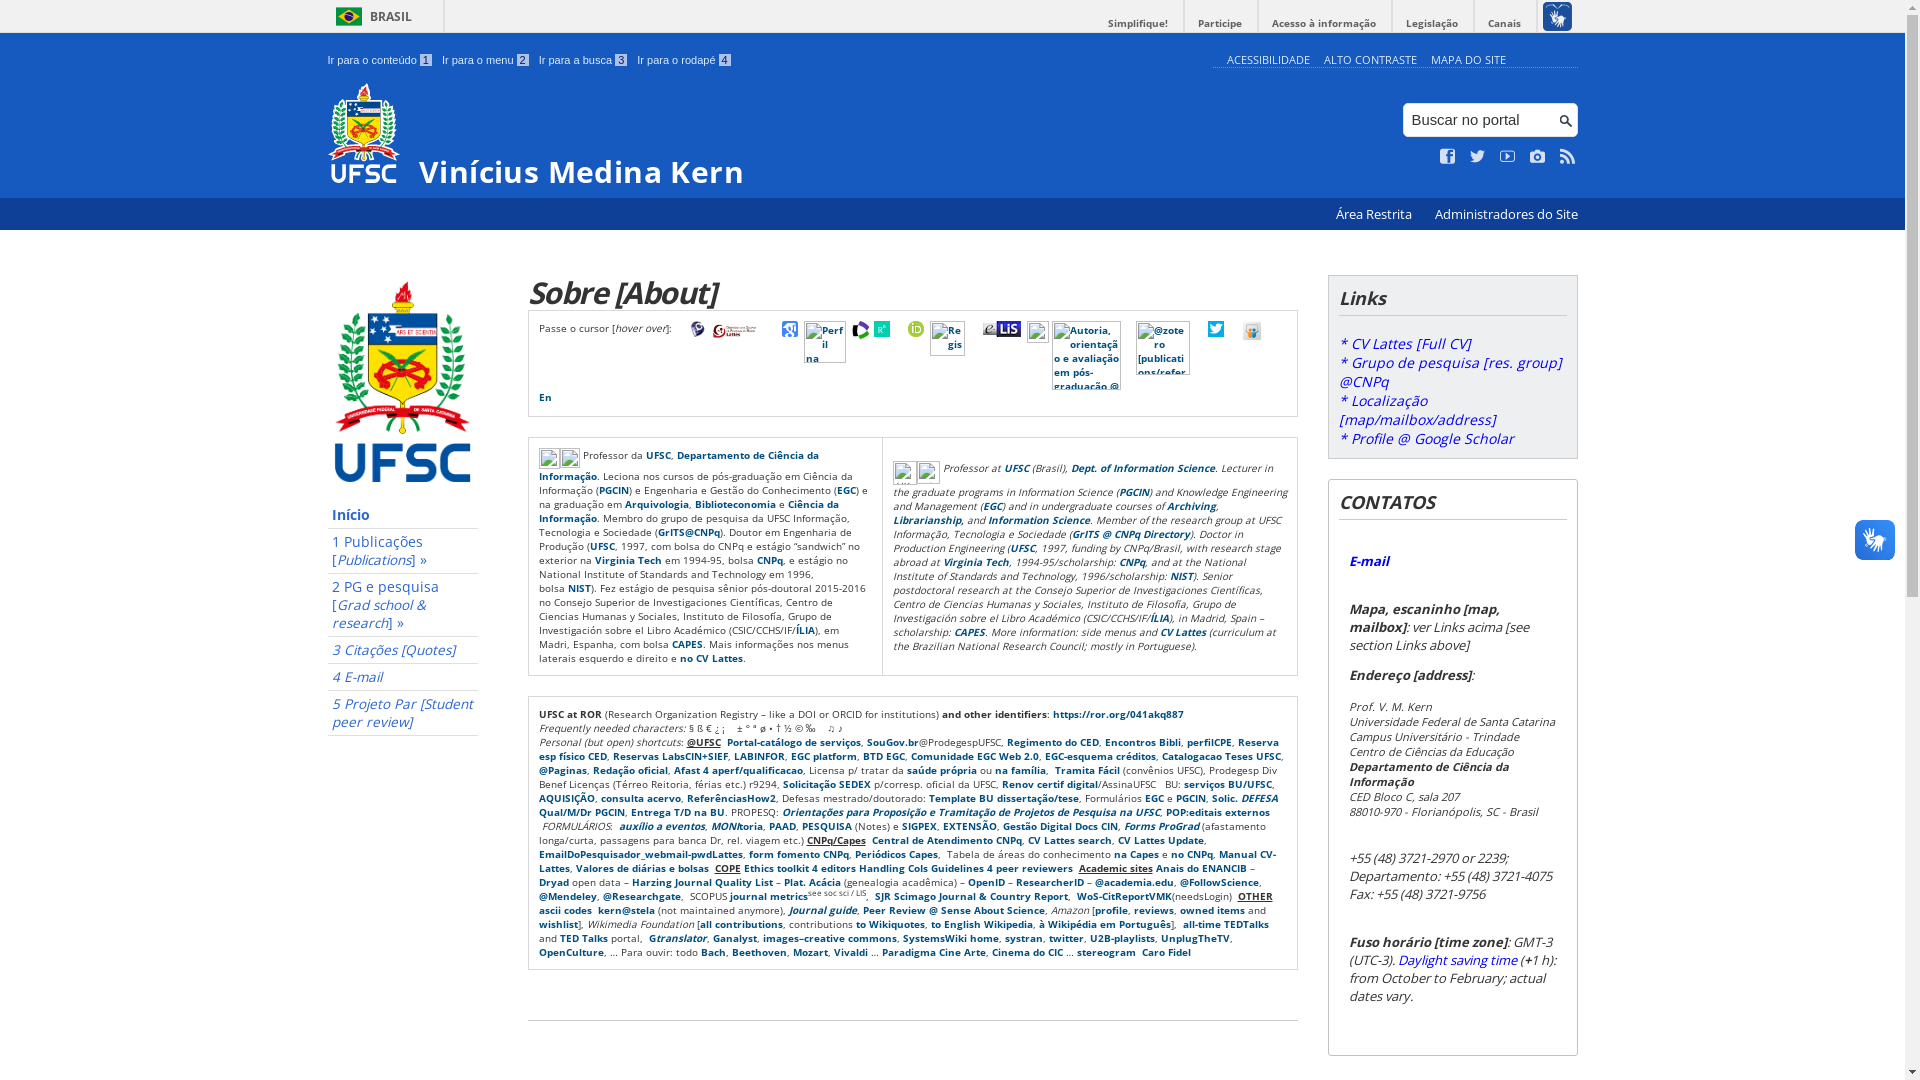  Describe the element at coordinates (1027, 951) in the screenshot. I see `'Cinema do CIC'` at that location.